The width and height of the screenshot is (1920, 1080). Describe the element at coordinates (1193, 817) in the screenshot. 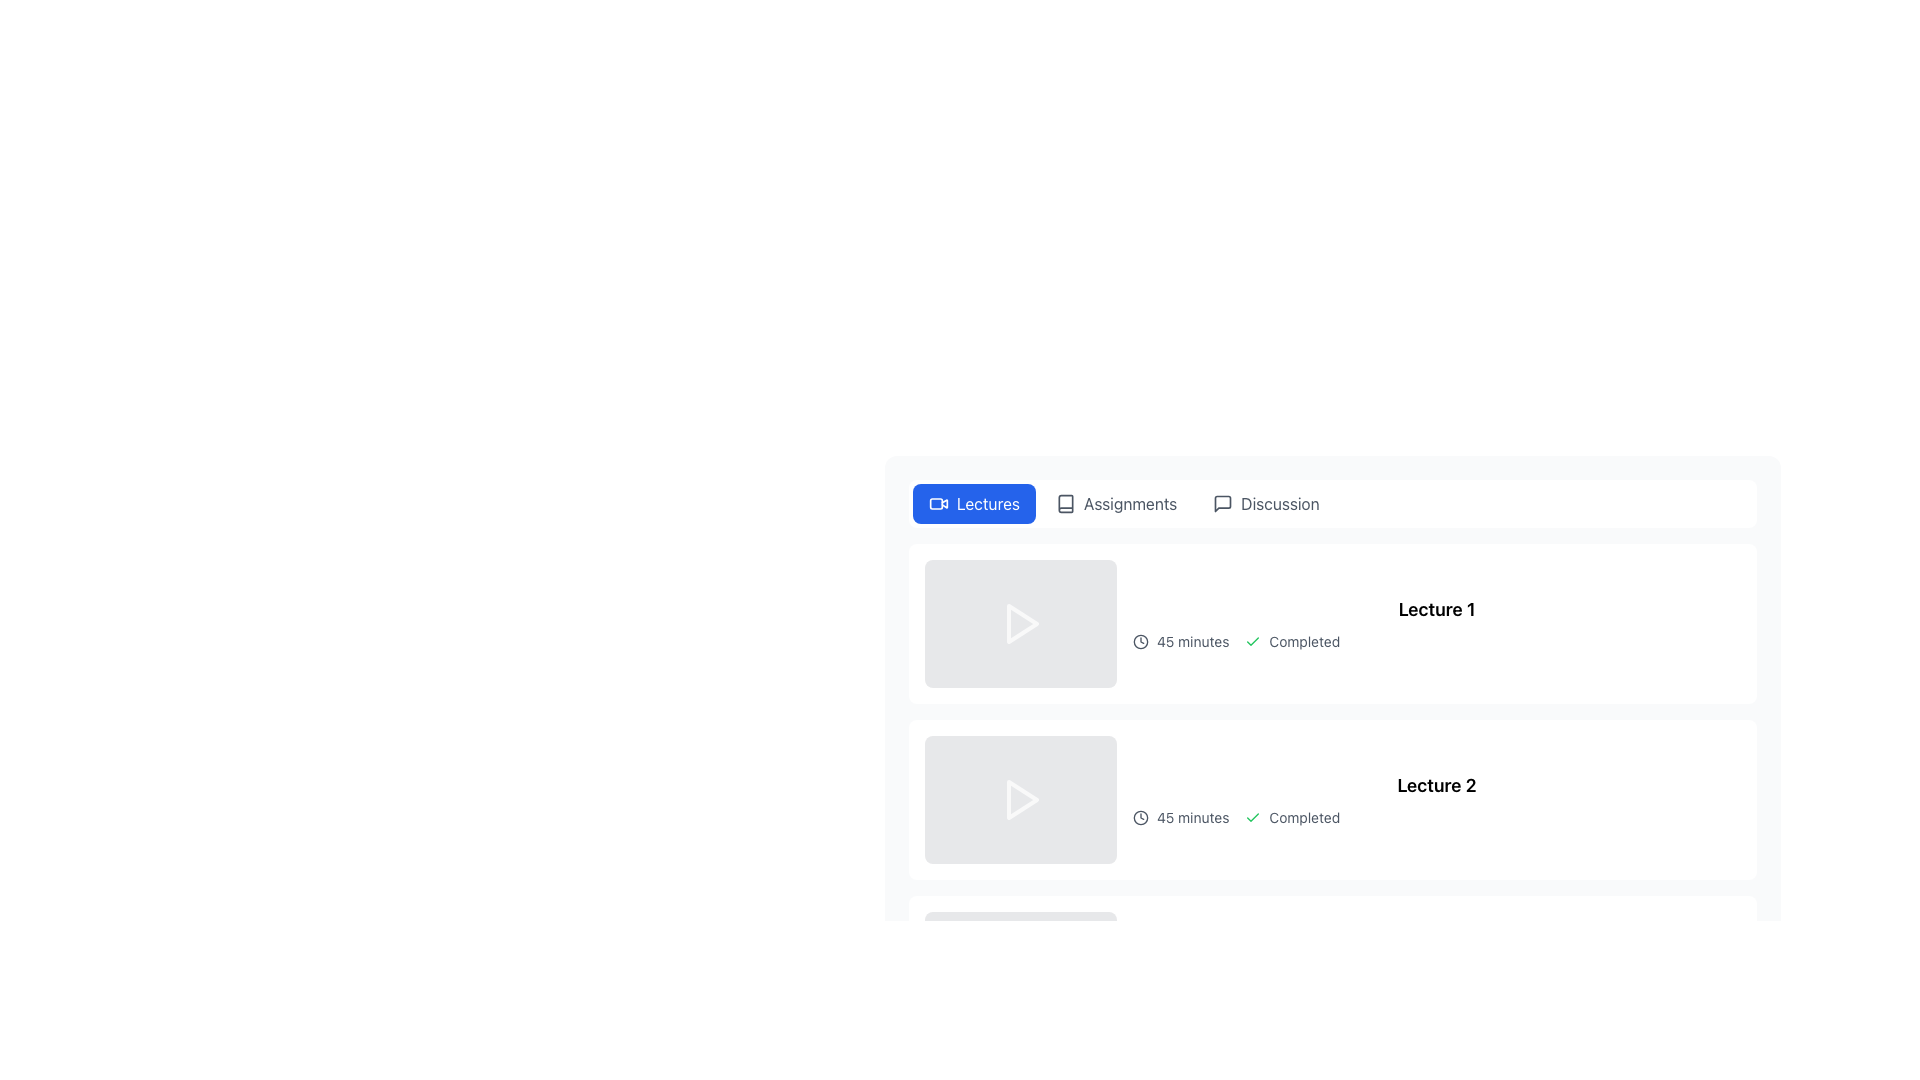

I see `the Text Label that displays the duration of the associated item or task, which is located between a clock icon and a green check mark icon` at that location.